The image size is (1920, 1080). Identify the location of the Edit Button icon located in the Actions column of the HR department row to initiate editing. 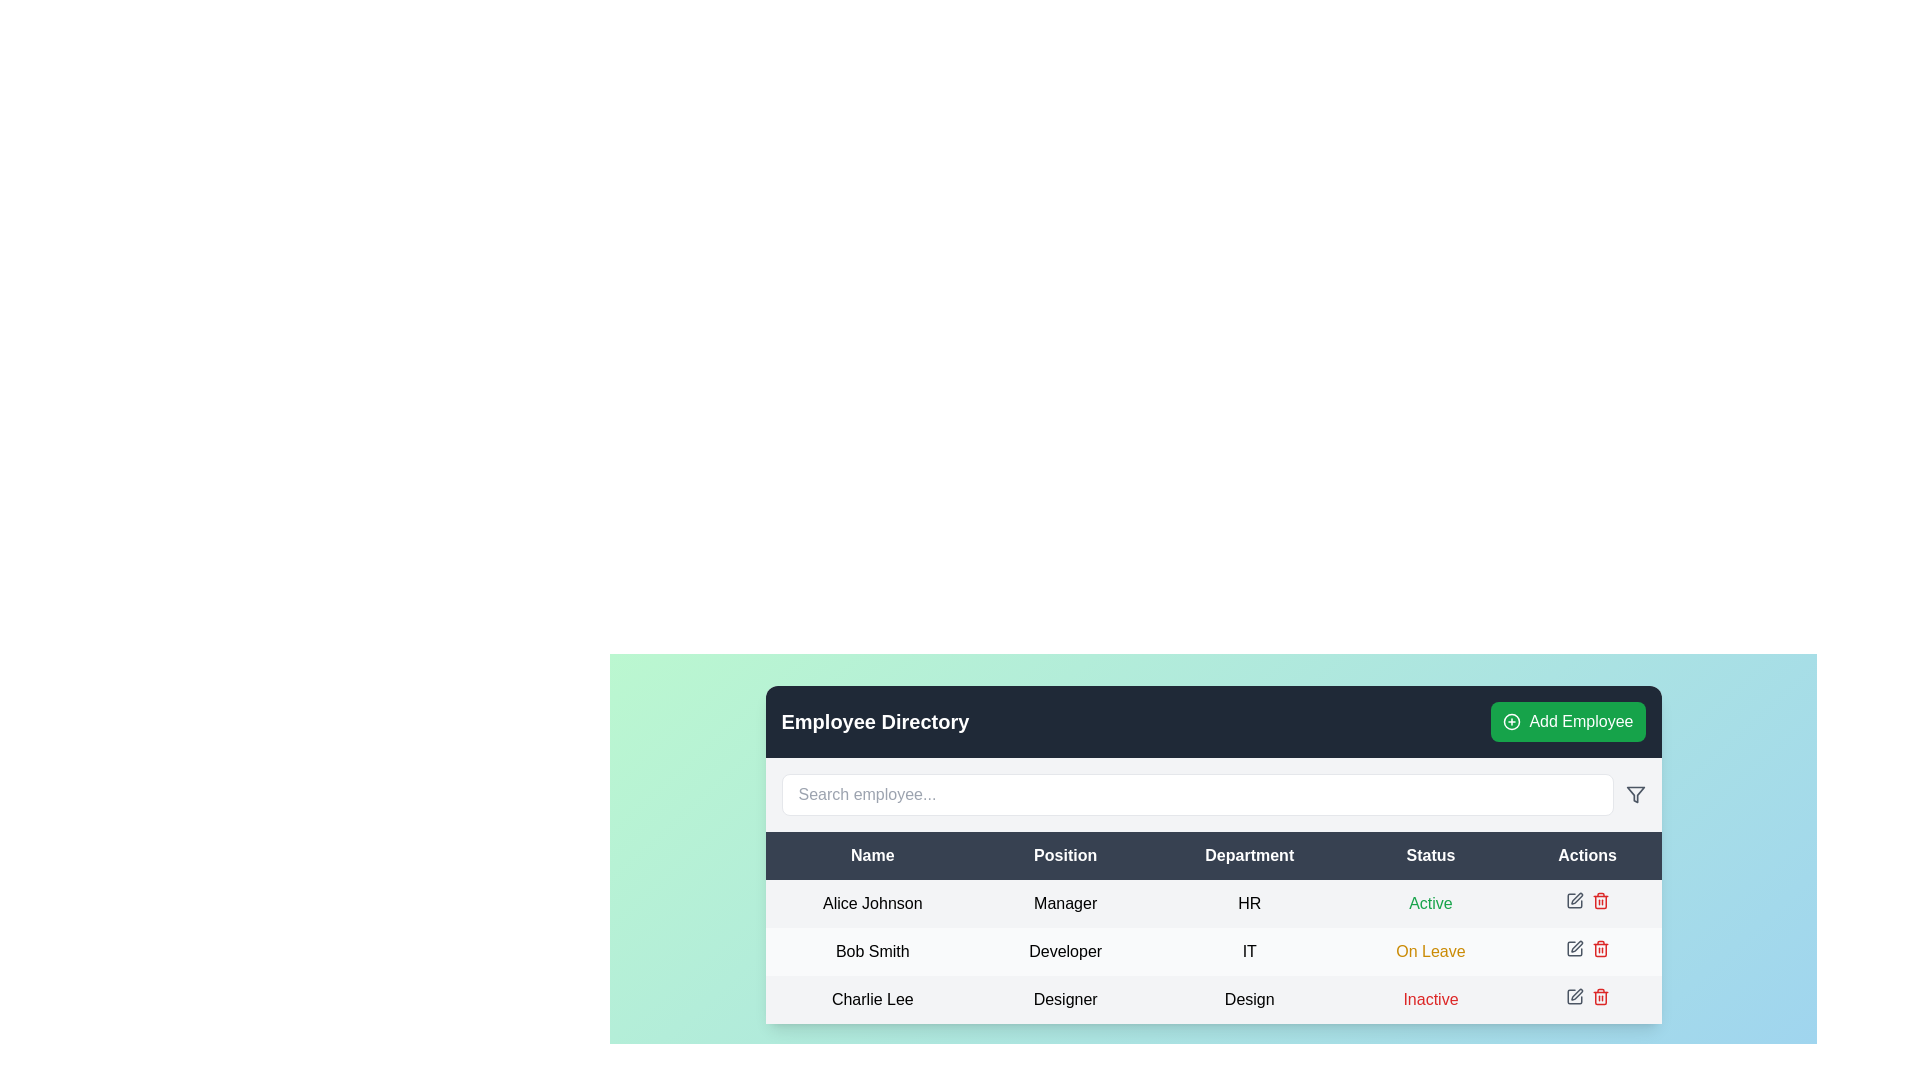
(1573, 901).